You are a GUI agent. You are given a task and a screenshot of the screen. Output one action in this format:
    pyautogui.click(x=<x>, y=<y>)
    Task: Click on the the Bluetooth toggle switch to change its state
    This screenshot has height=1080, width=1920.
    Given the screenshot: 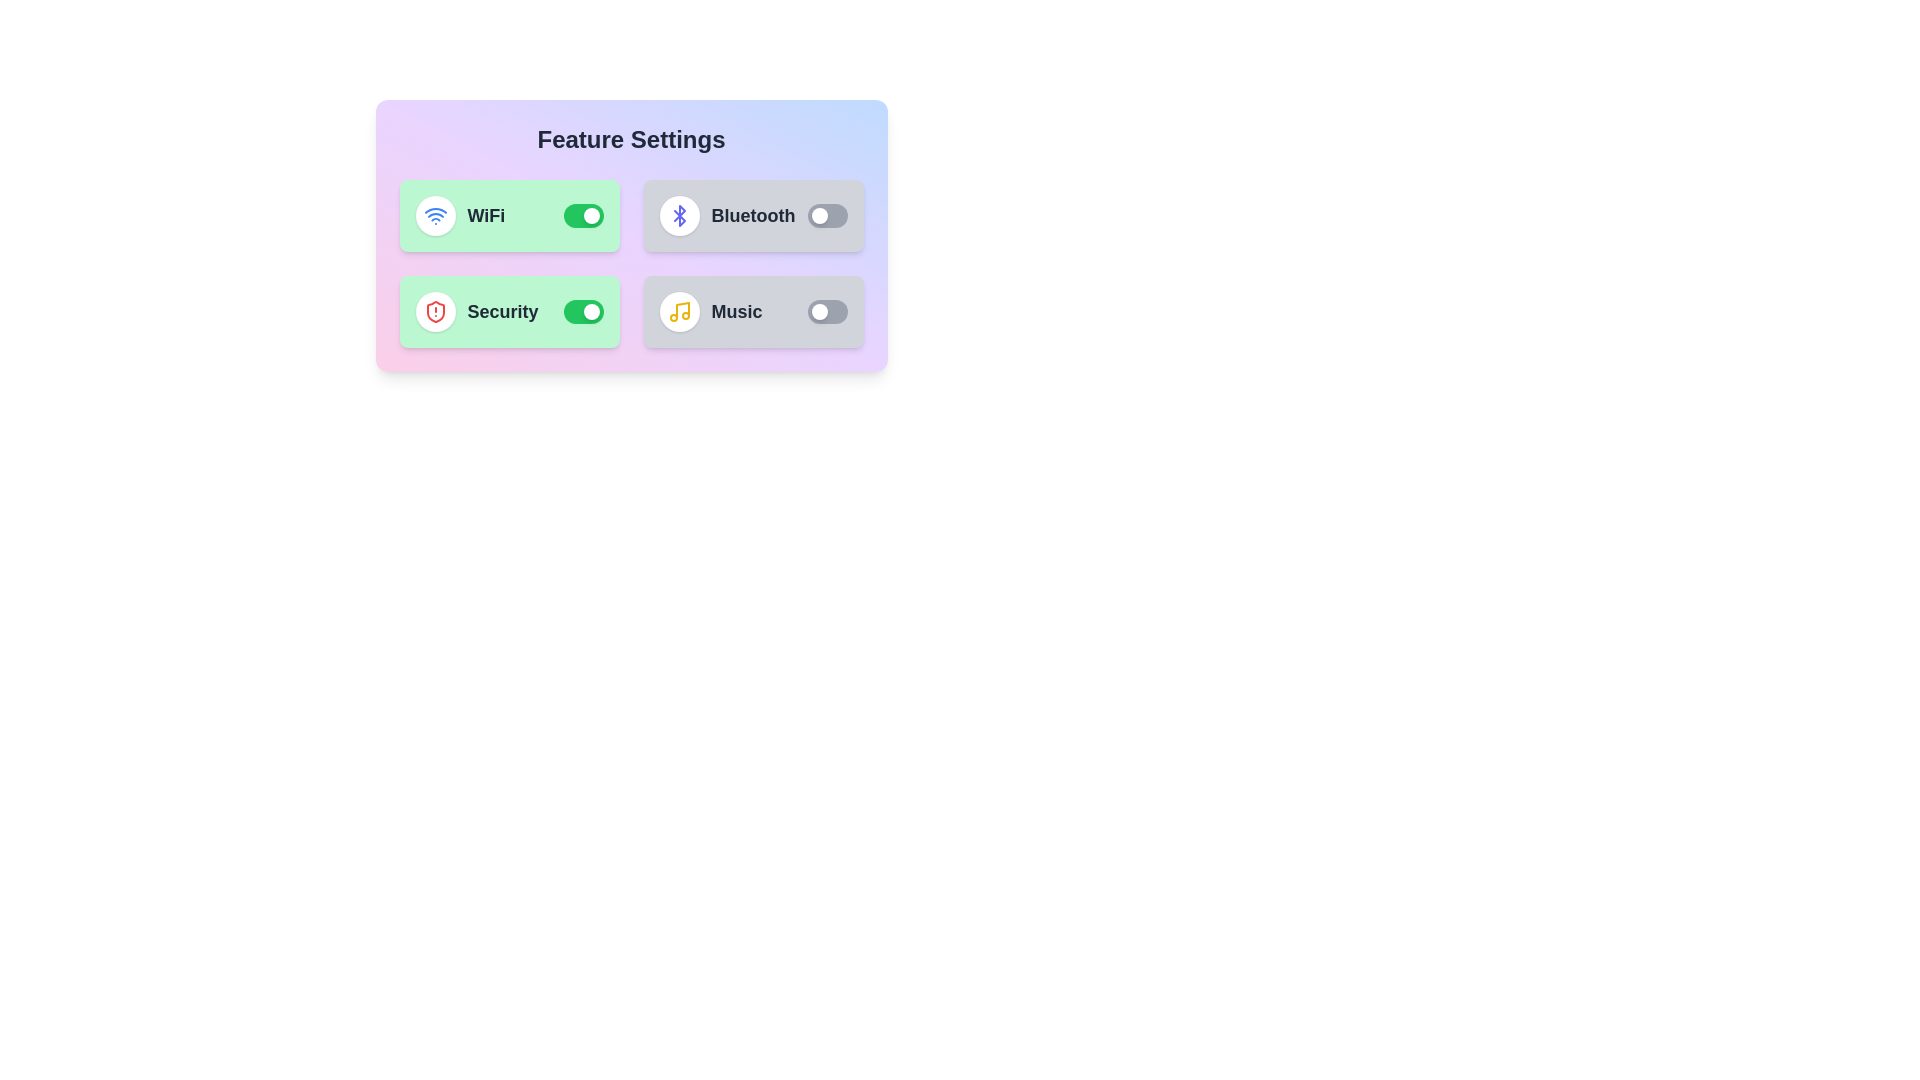 What is the action you would take?
    pyautogui.click(x=827, y=216)
    